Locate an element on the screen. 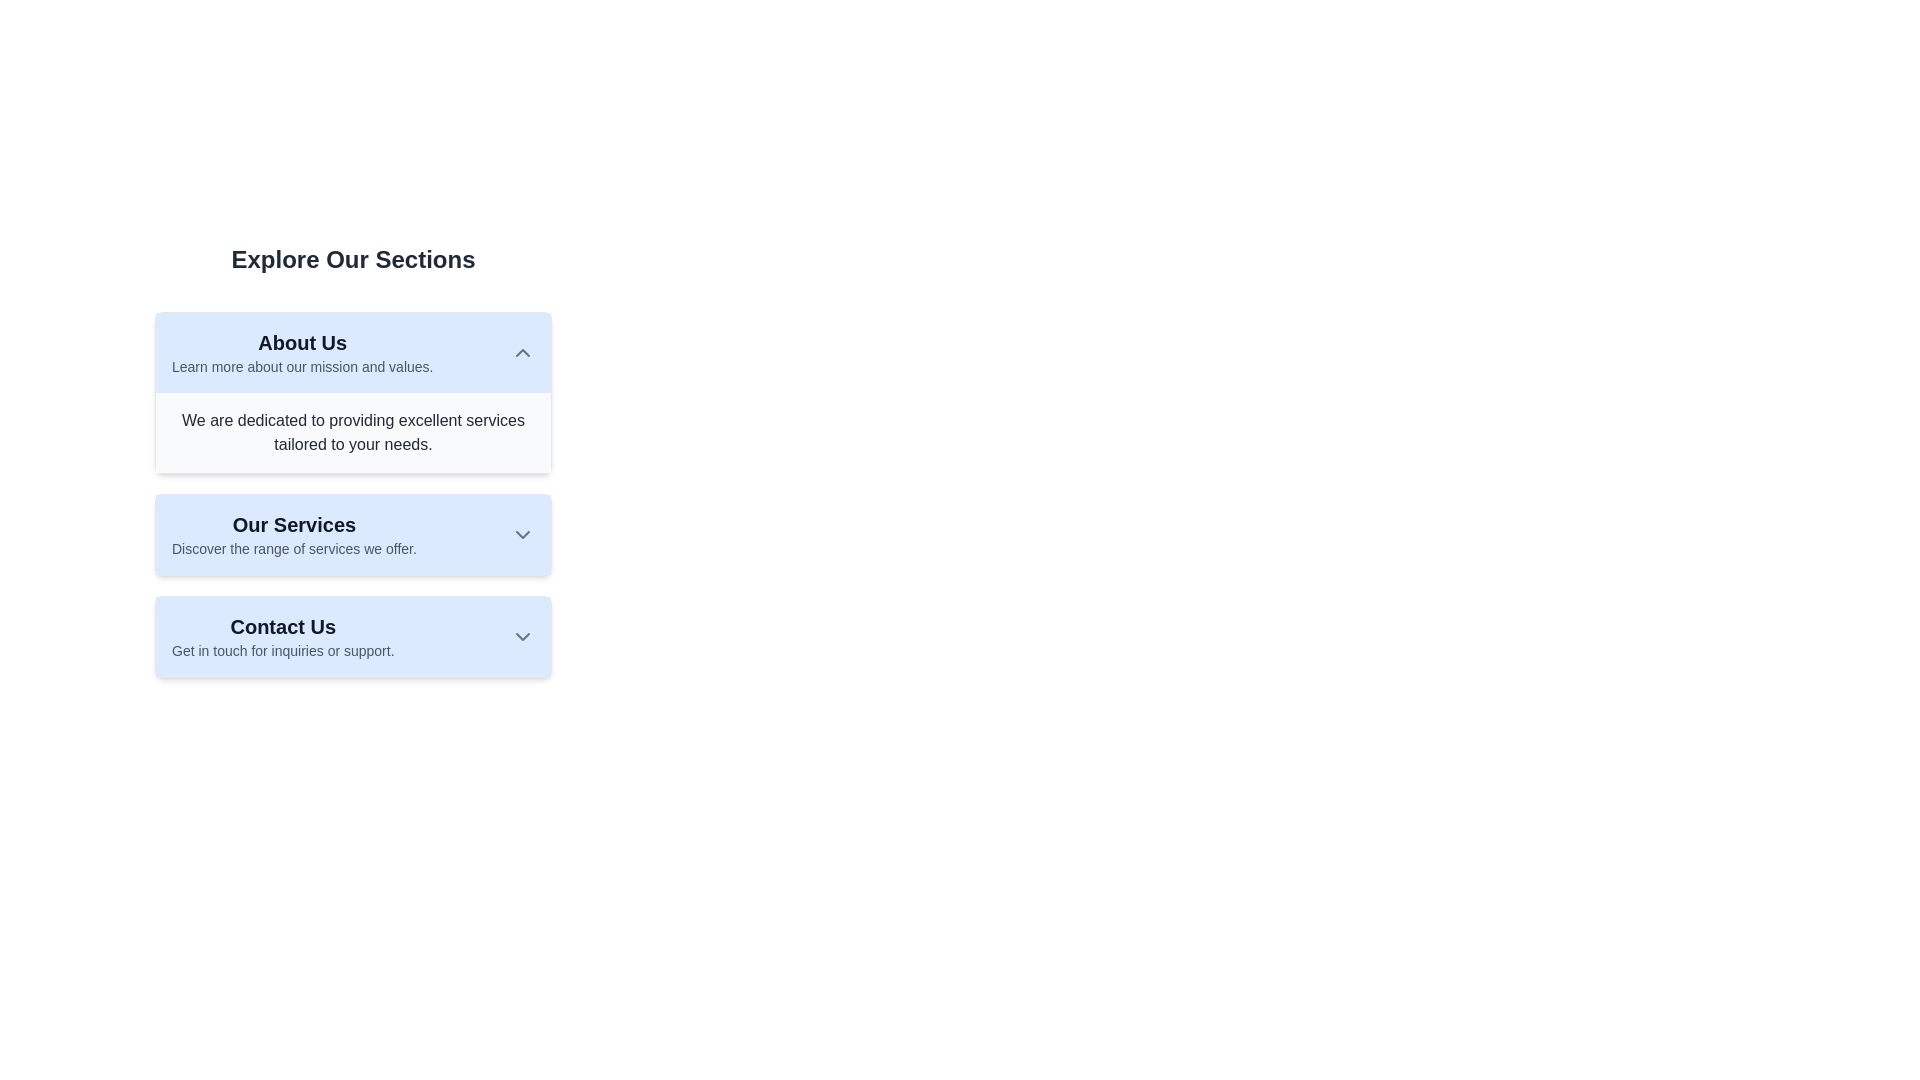 The image size is (1920, 1080). the collapsible icon located in the top-right corner of the 'About Us' section card is located at coordinates (523, 352).